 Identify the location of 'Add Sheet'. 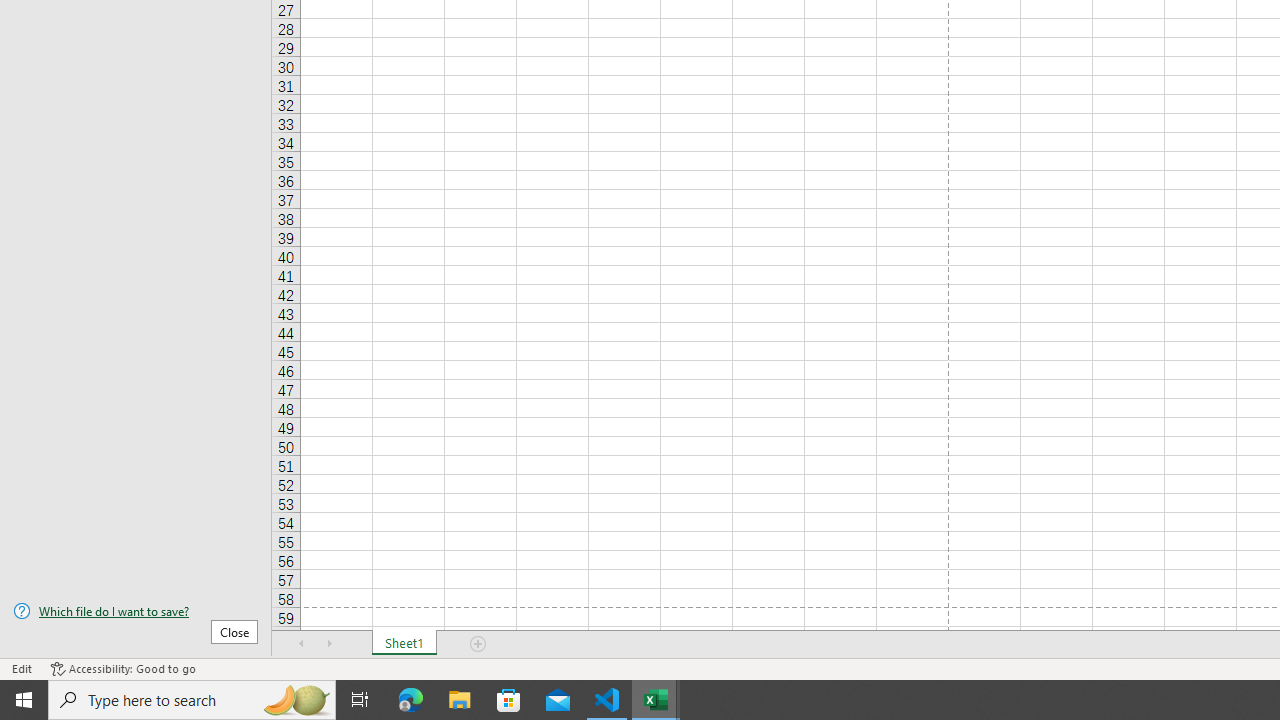
(477, 644).